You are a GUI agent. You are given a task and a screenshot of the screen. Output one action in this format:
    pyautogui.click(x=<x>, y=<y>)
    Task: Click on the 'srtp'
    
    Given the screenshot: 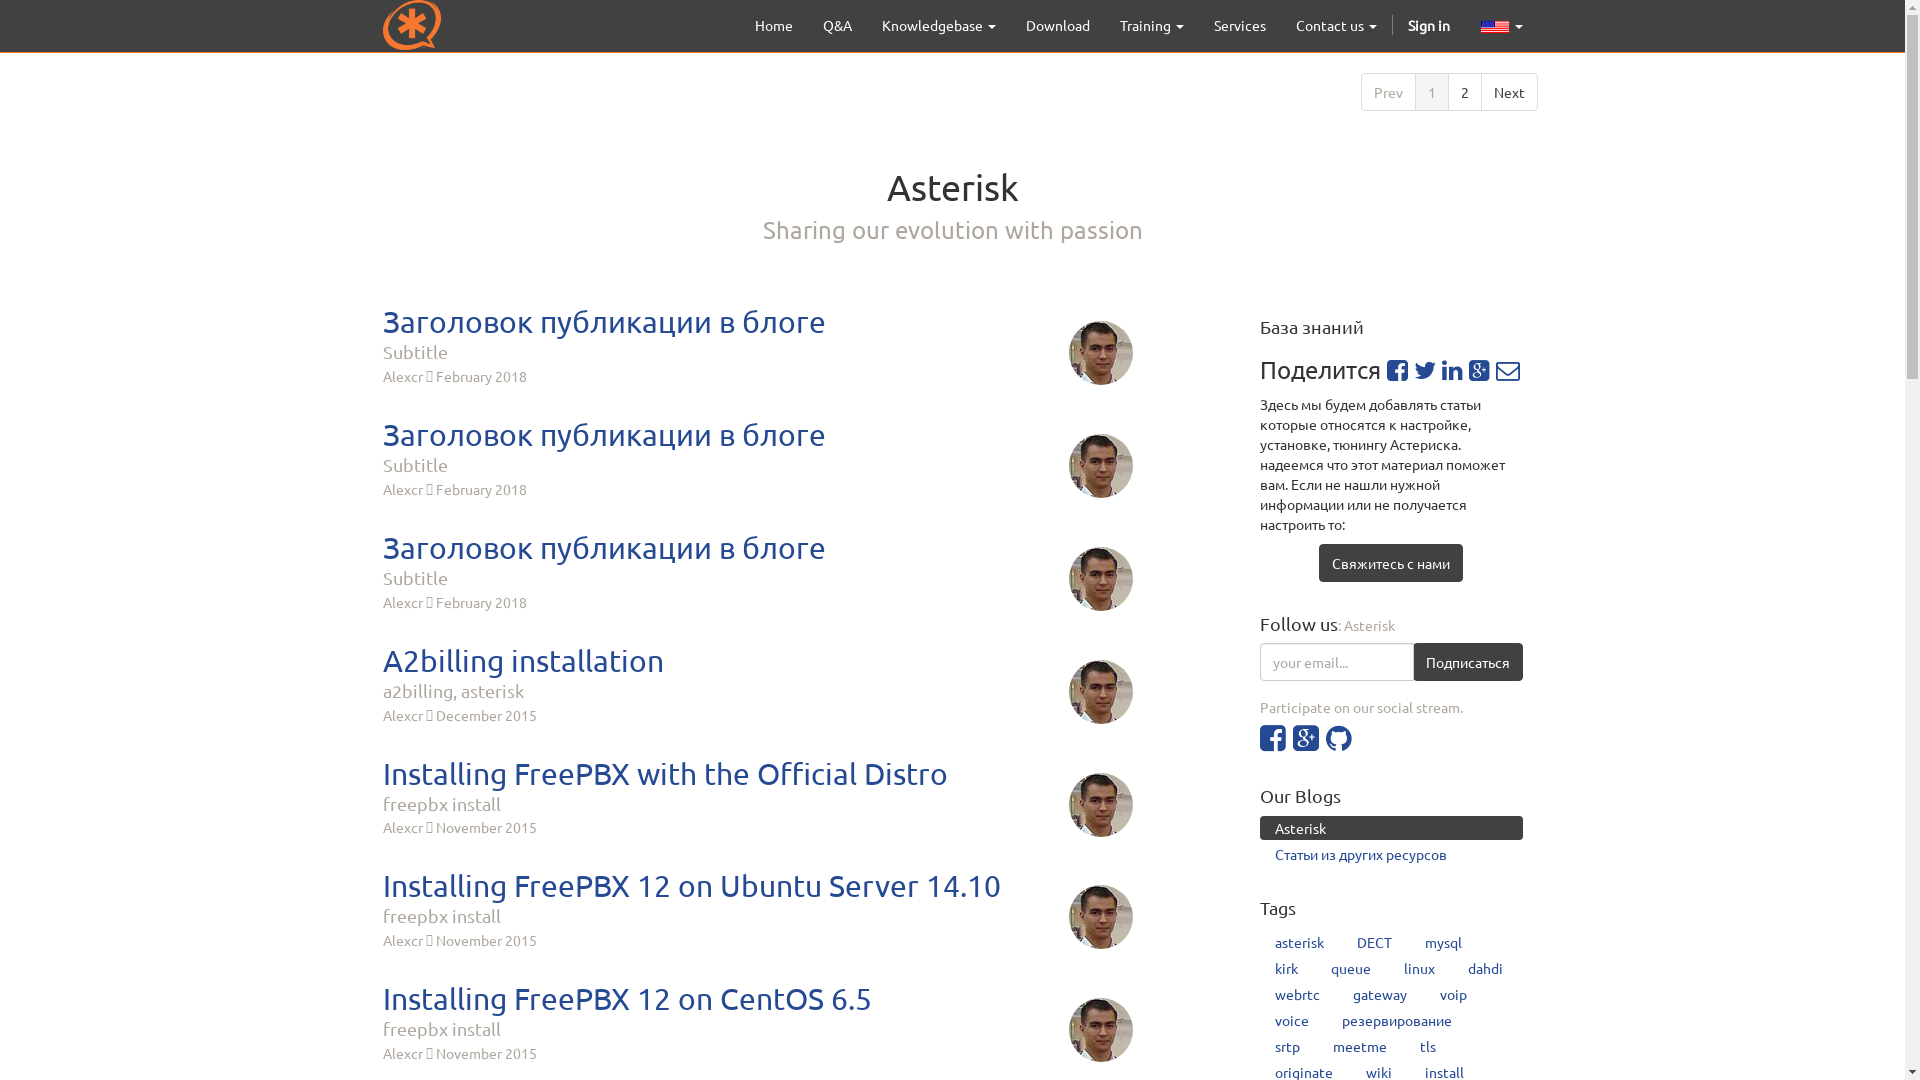 What is the action you would take?
    pyautogui.click(x=1287, y=1044)
    